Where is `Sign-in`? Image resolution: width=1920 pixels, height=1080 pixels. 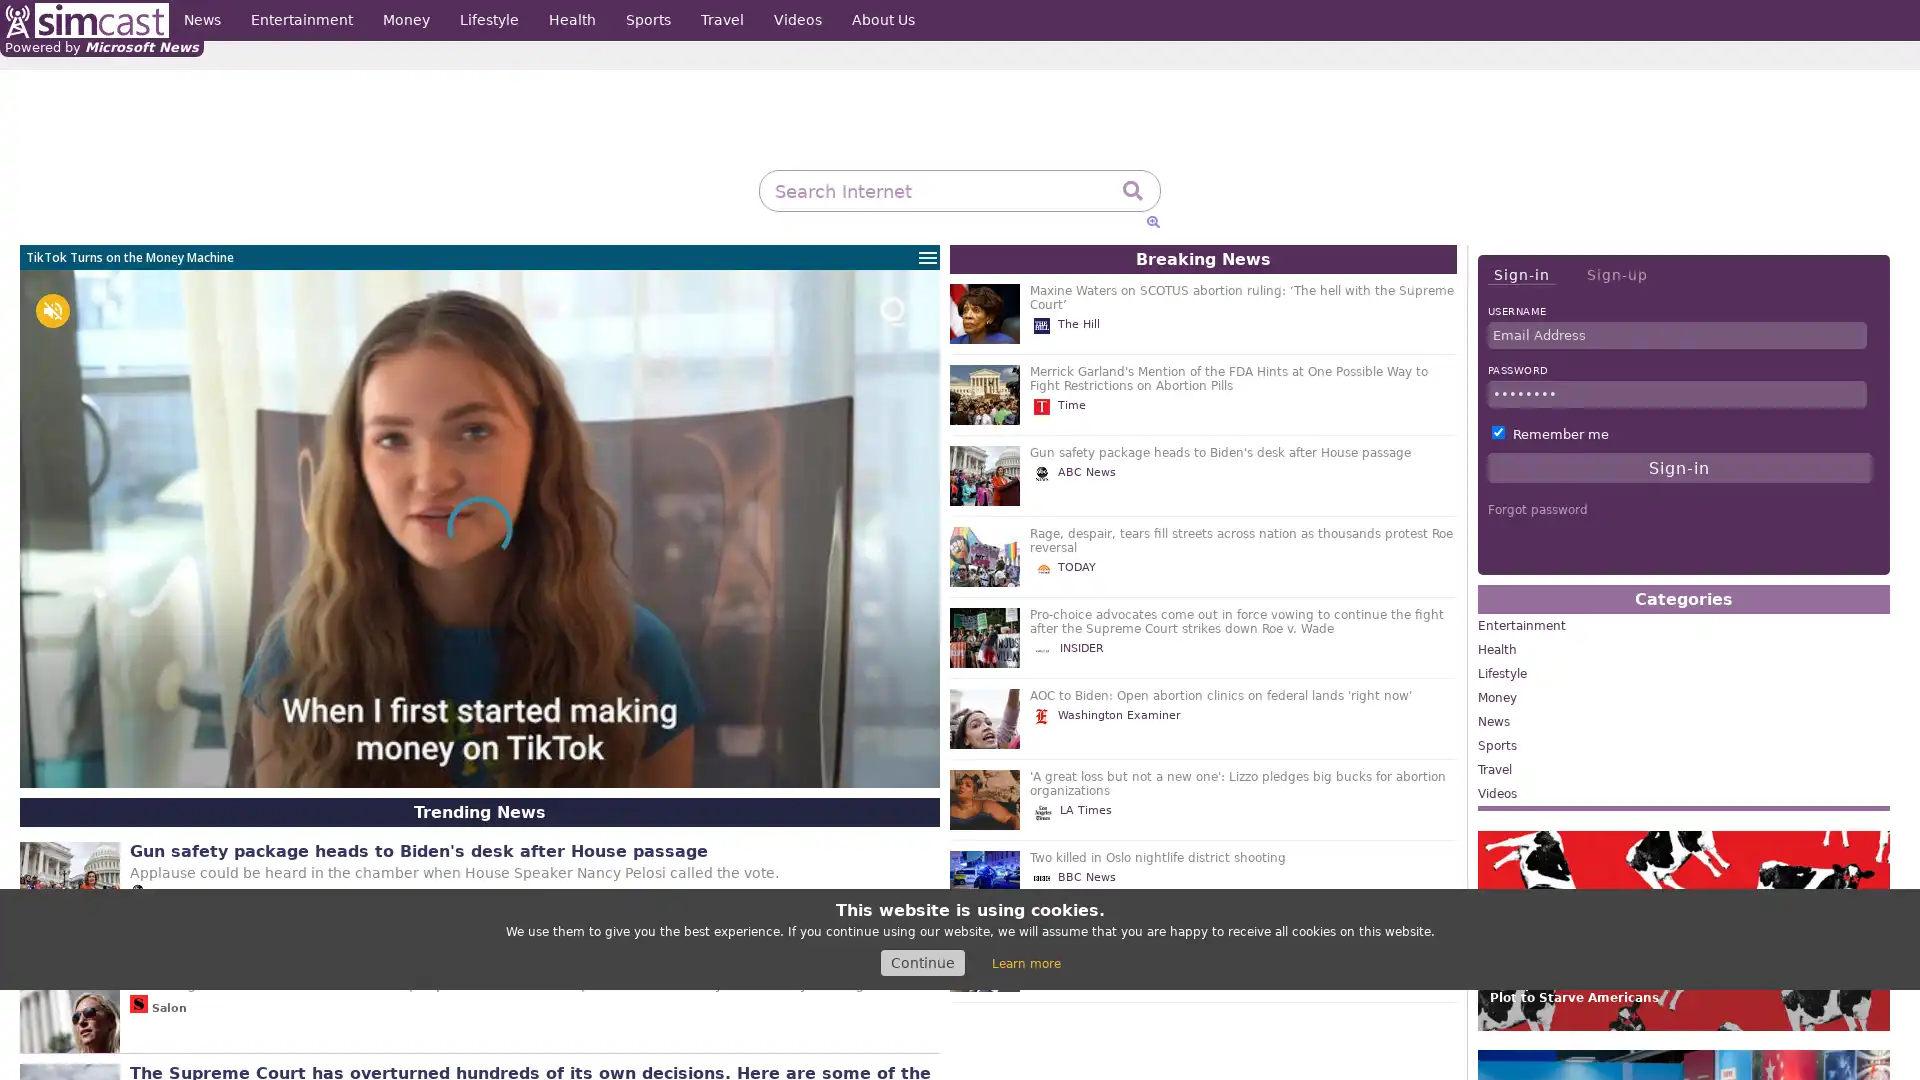
Sign-in is located at coordinates (1679, 467).